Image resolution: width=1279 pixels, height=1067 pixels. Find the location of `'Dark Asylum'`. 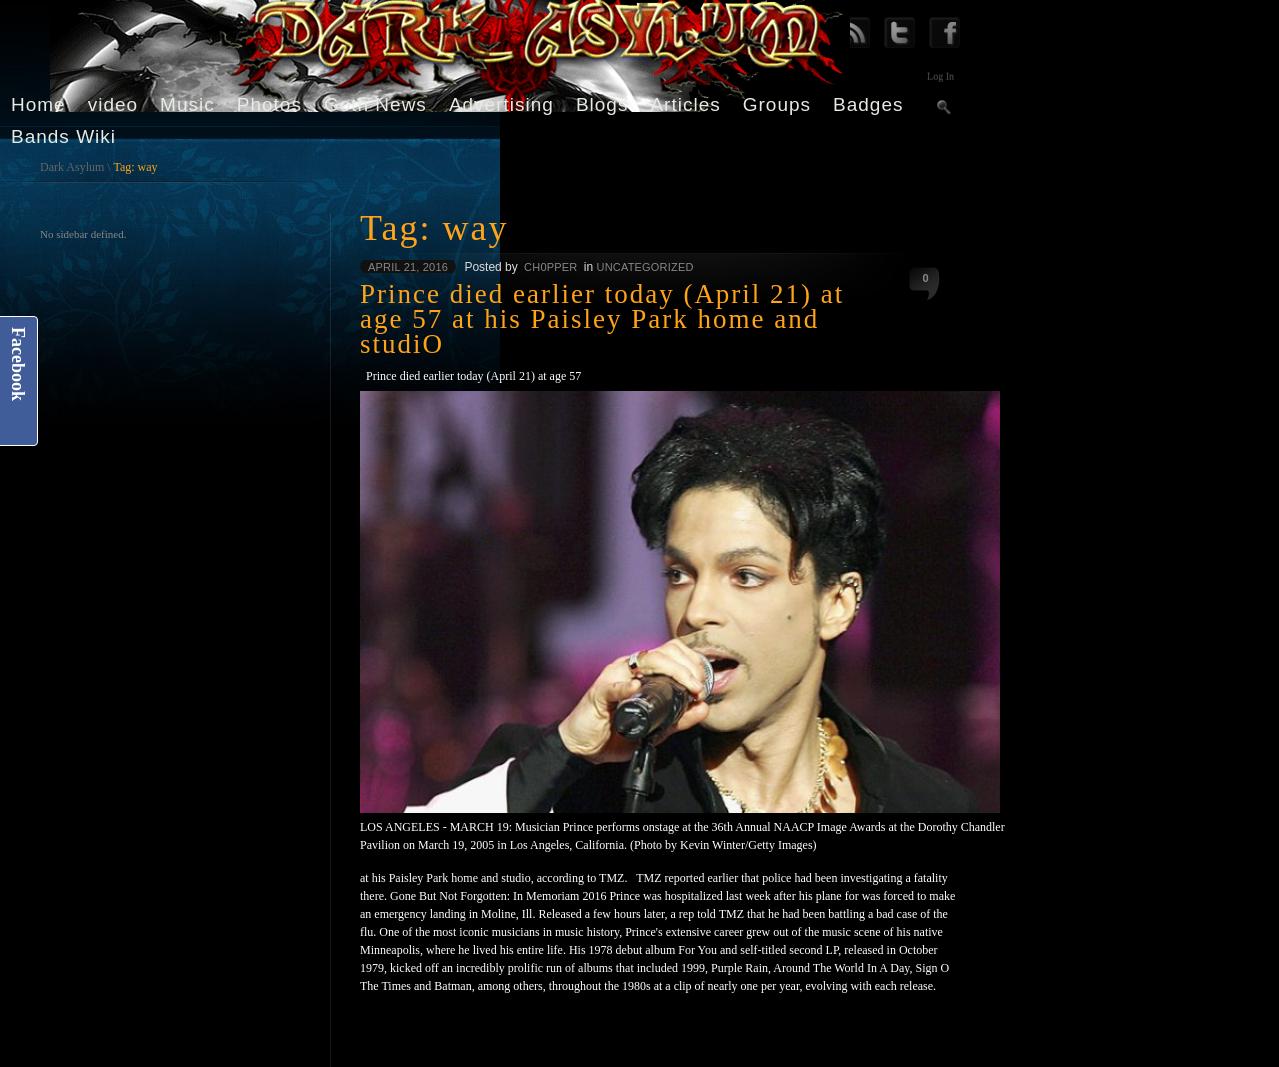

'Dark Asylum' is located at coordinates (71, 165).